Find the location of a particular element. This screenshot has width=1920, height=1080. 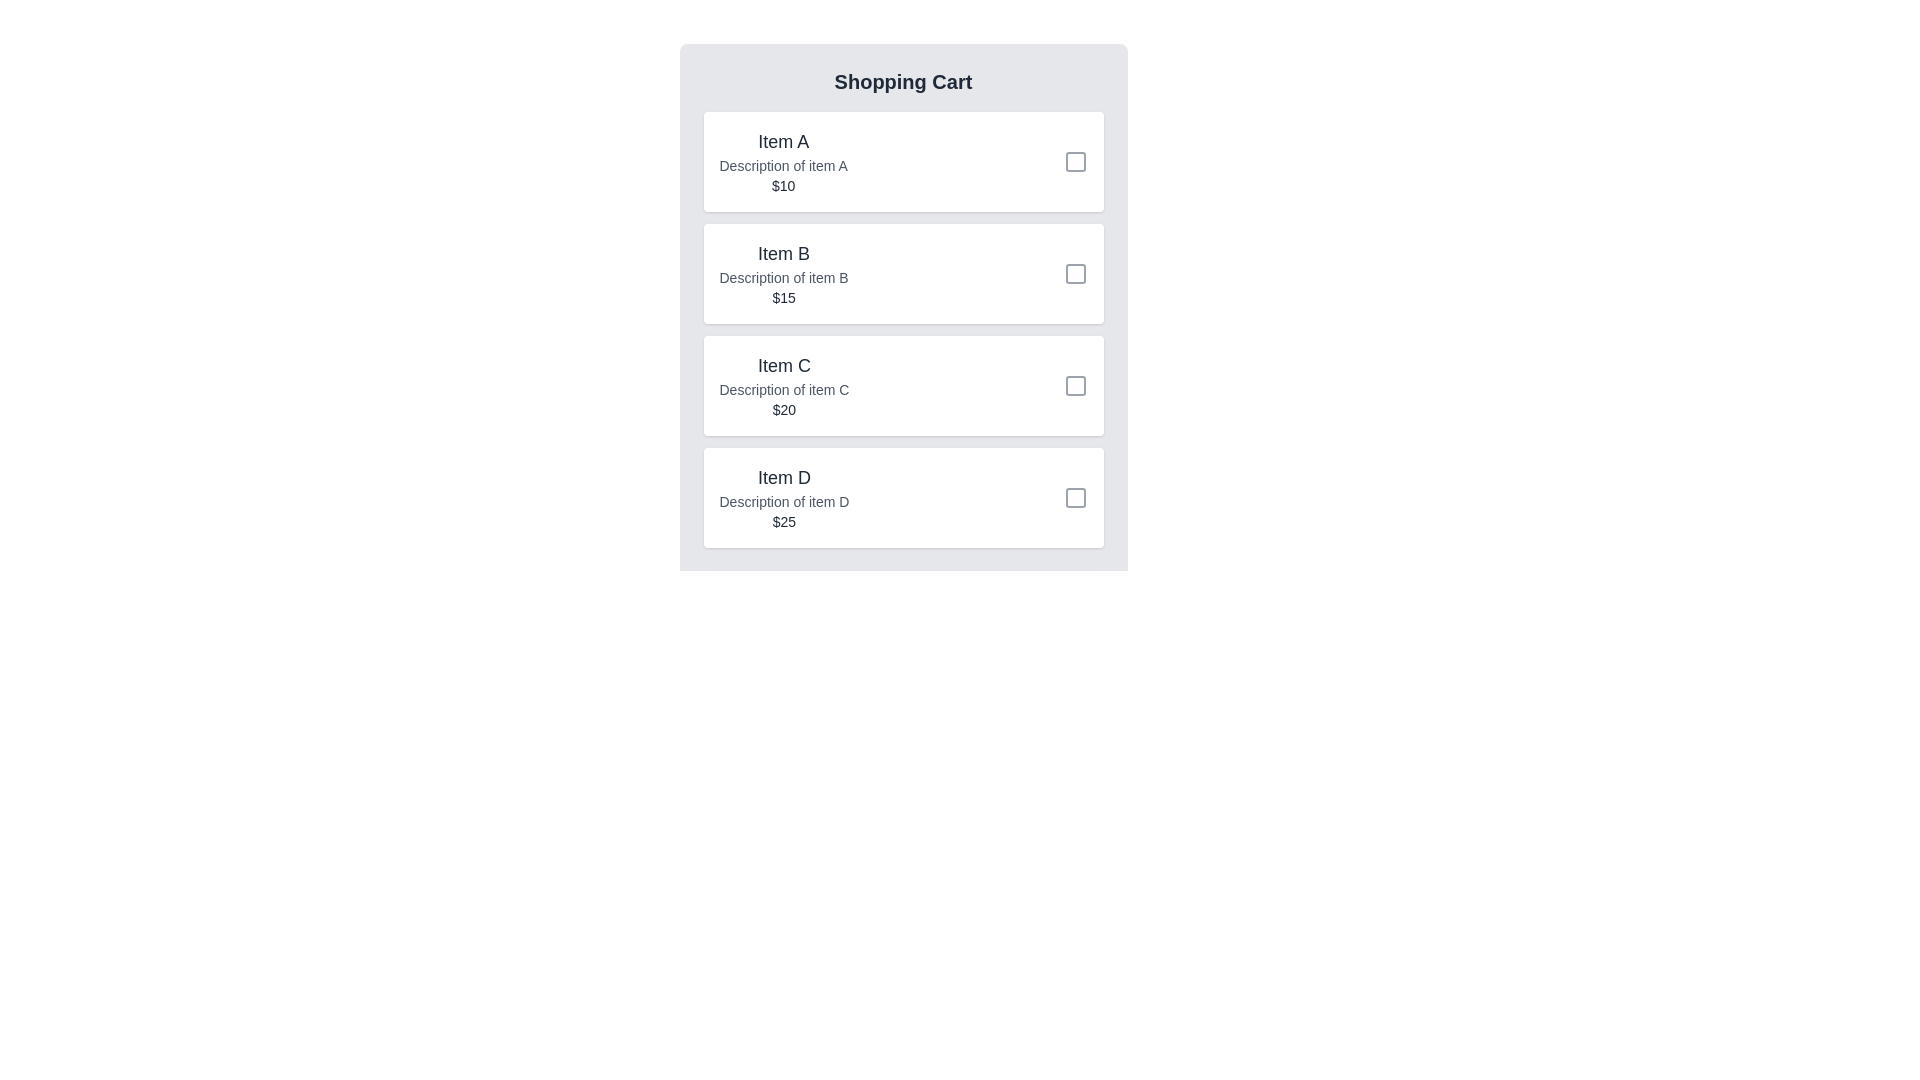

the gray square icon with rounded corners positioned to the far right of the 'Item A' text in the shopping cart list is located at coordinates (1074, 161).